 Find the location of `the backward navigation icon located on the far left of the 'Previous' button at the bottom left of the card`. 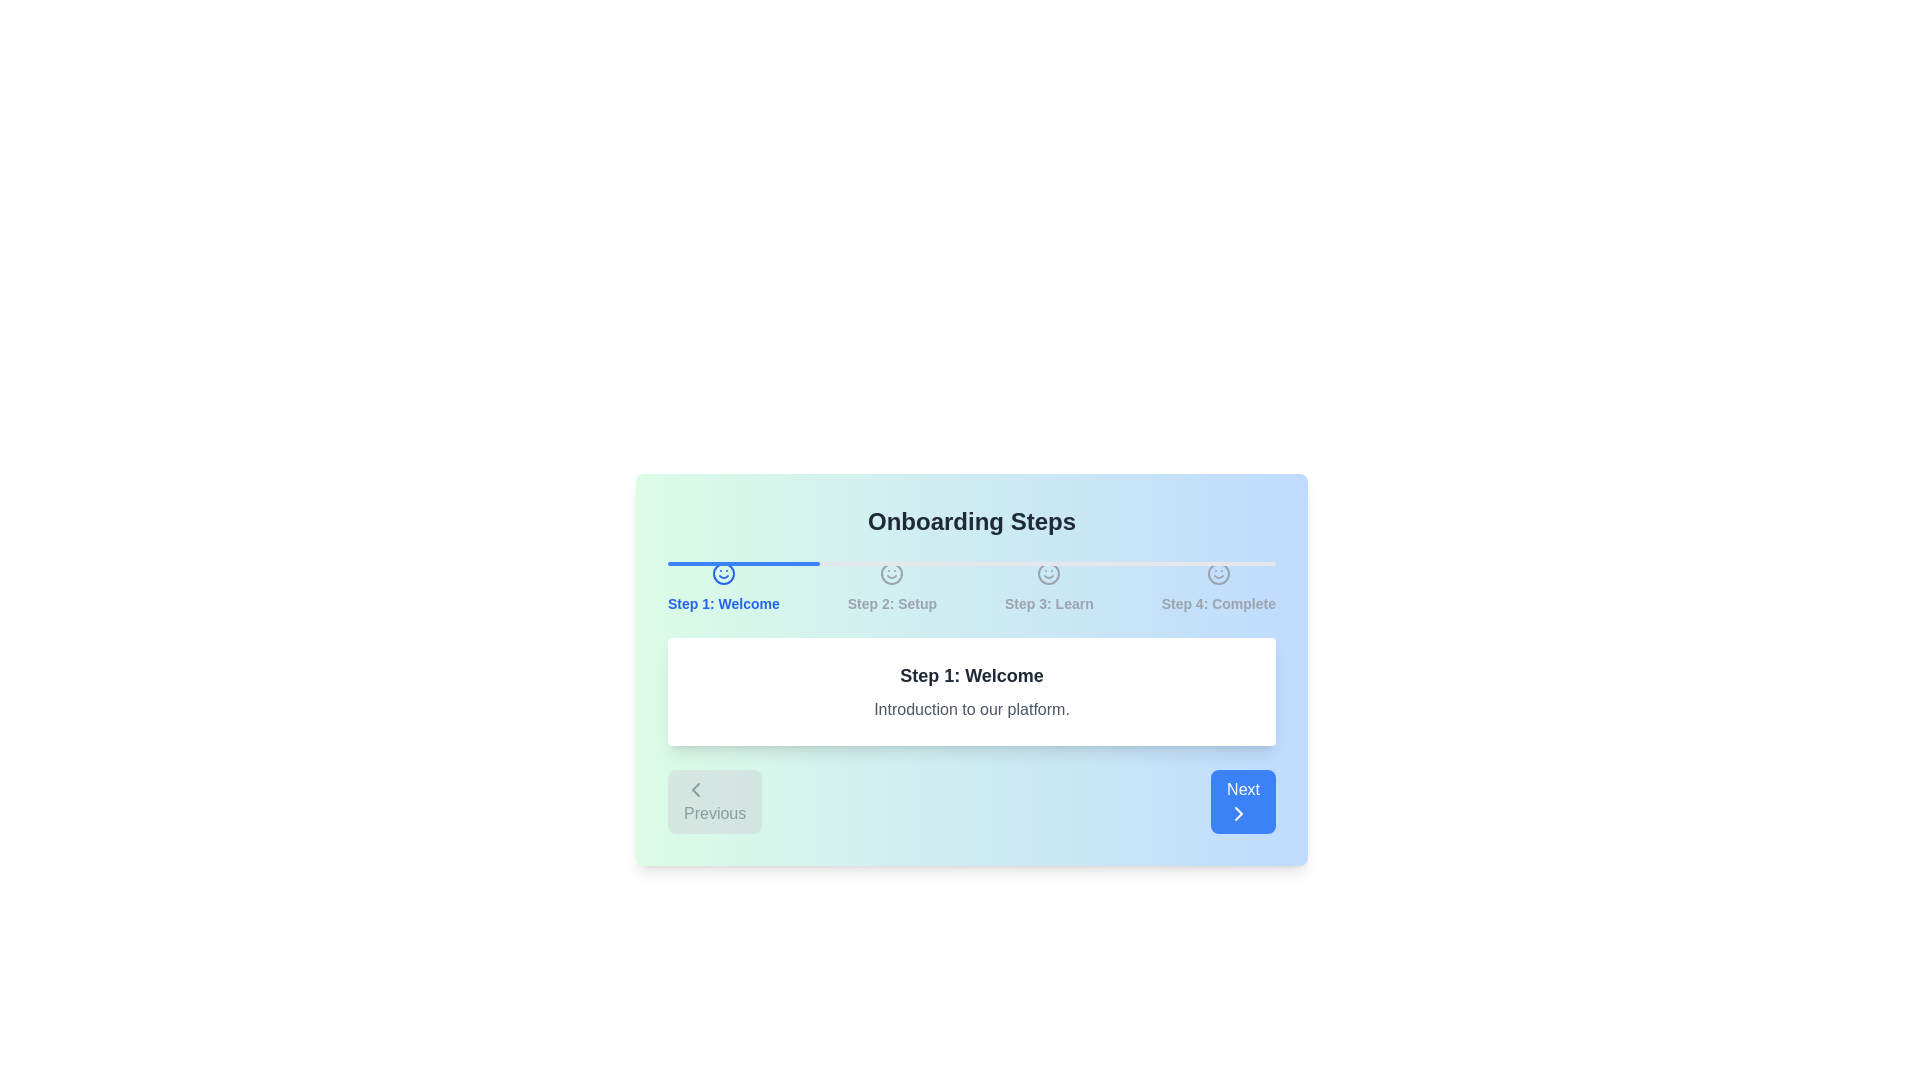

the backward navigation icon located on the far left of the 'Previous' button at the bottom left of the card is located at coordinates (696, 789).